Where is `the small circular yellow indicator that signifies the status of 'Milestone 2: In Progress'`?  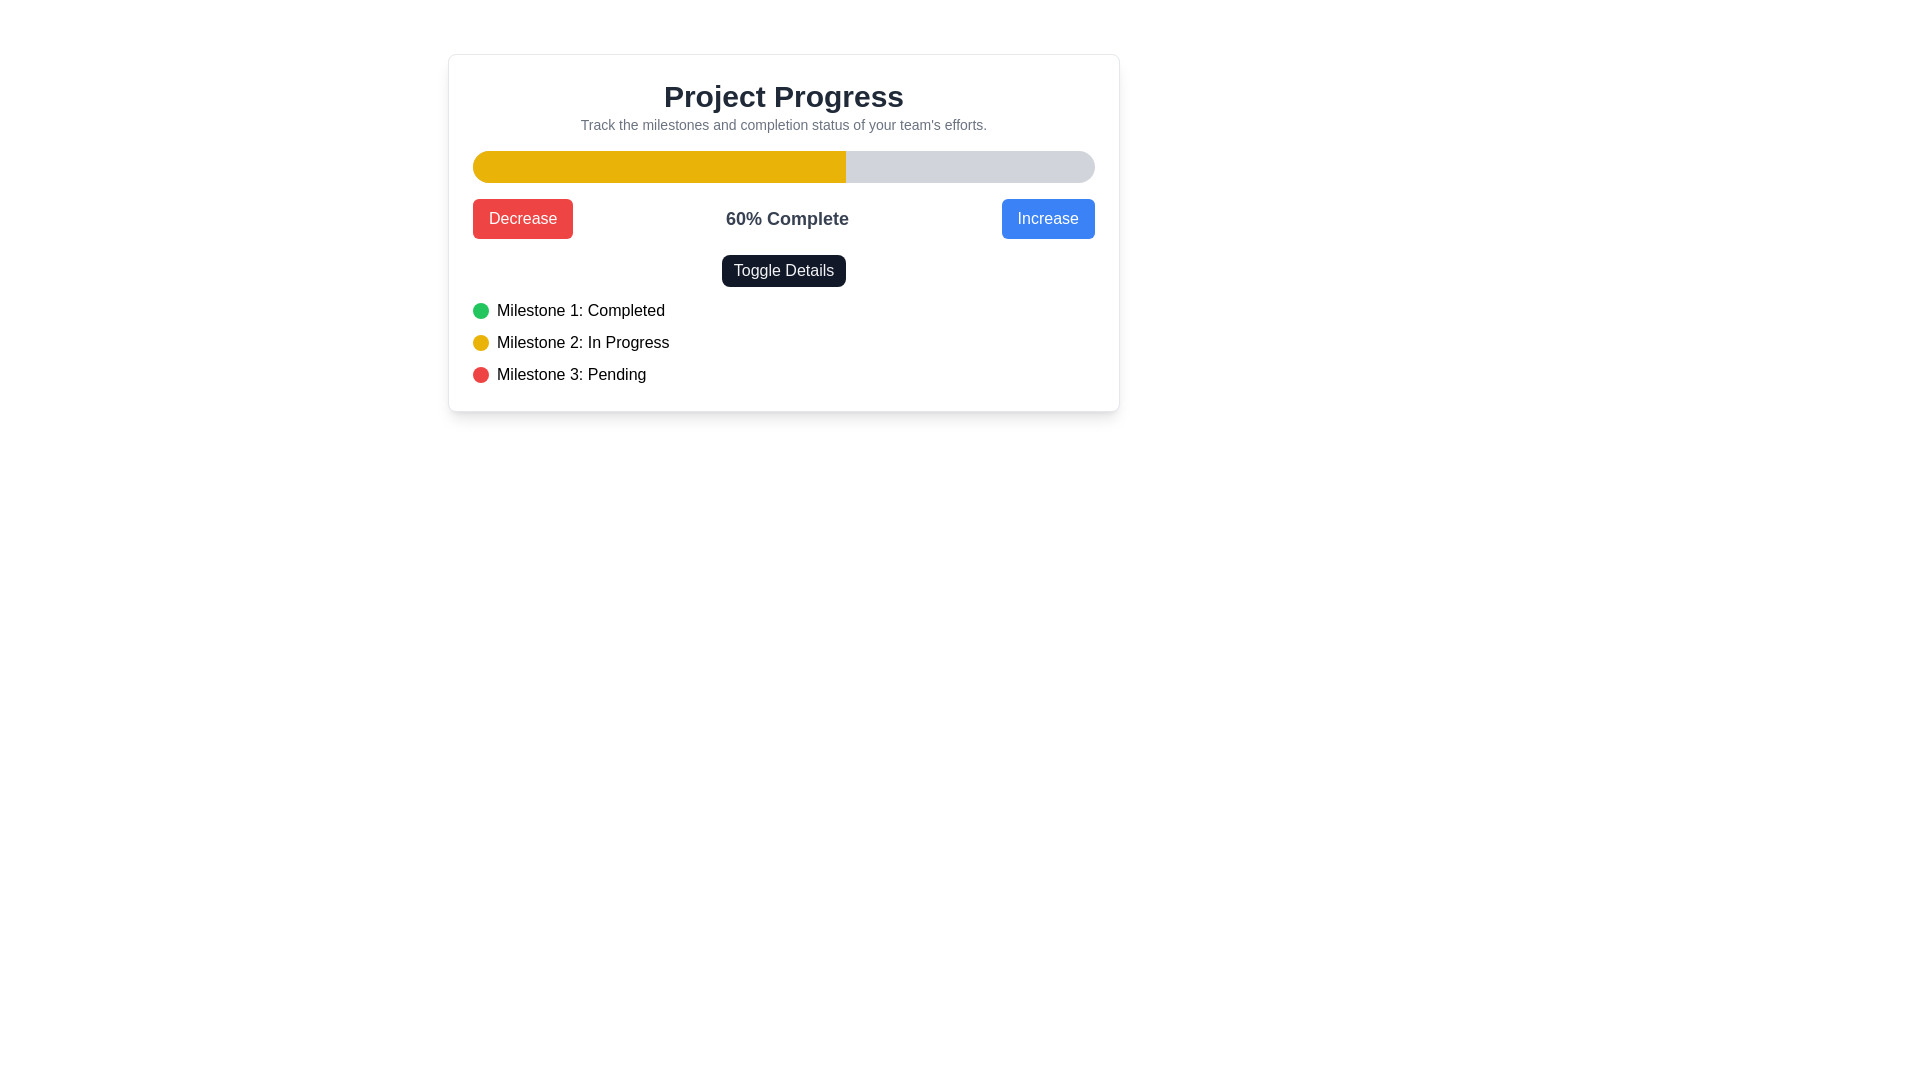
the small circular yellow indicator that signifies the status of 'Milestone 2: In Progress' is located at coordinates (480, 342).